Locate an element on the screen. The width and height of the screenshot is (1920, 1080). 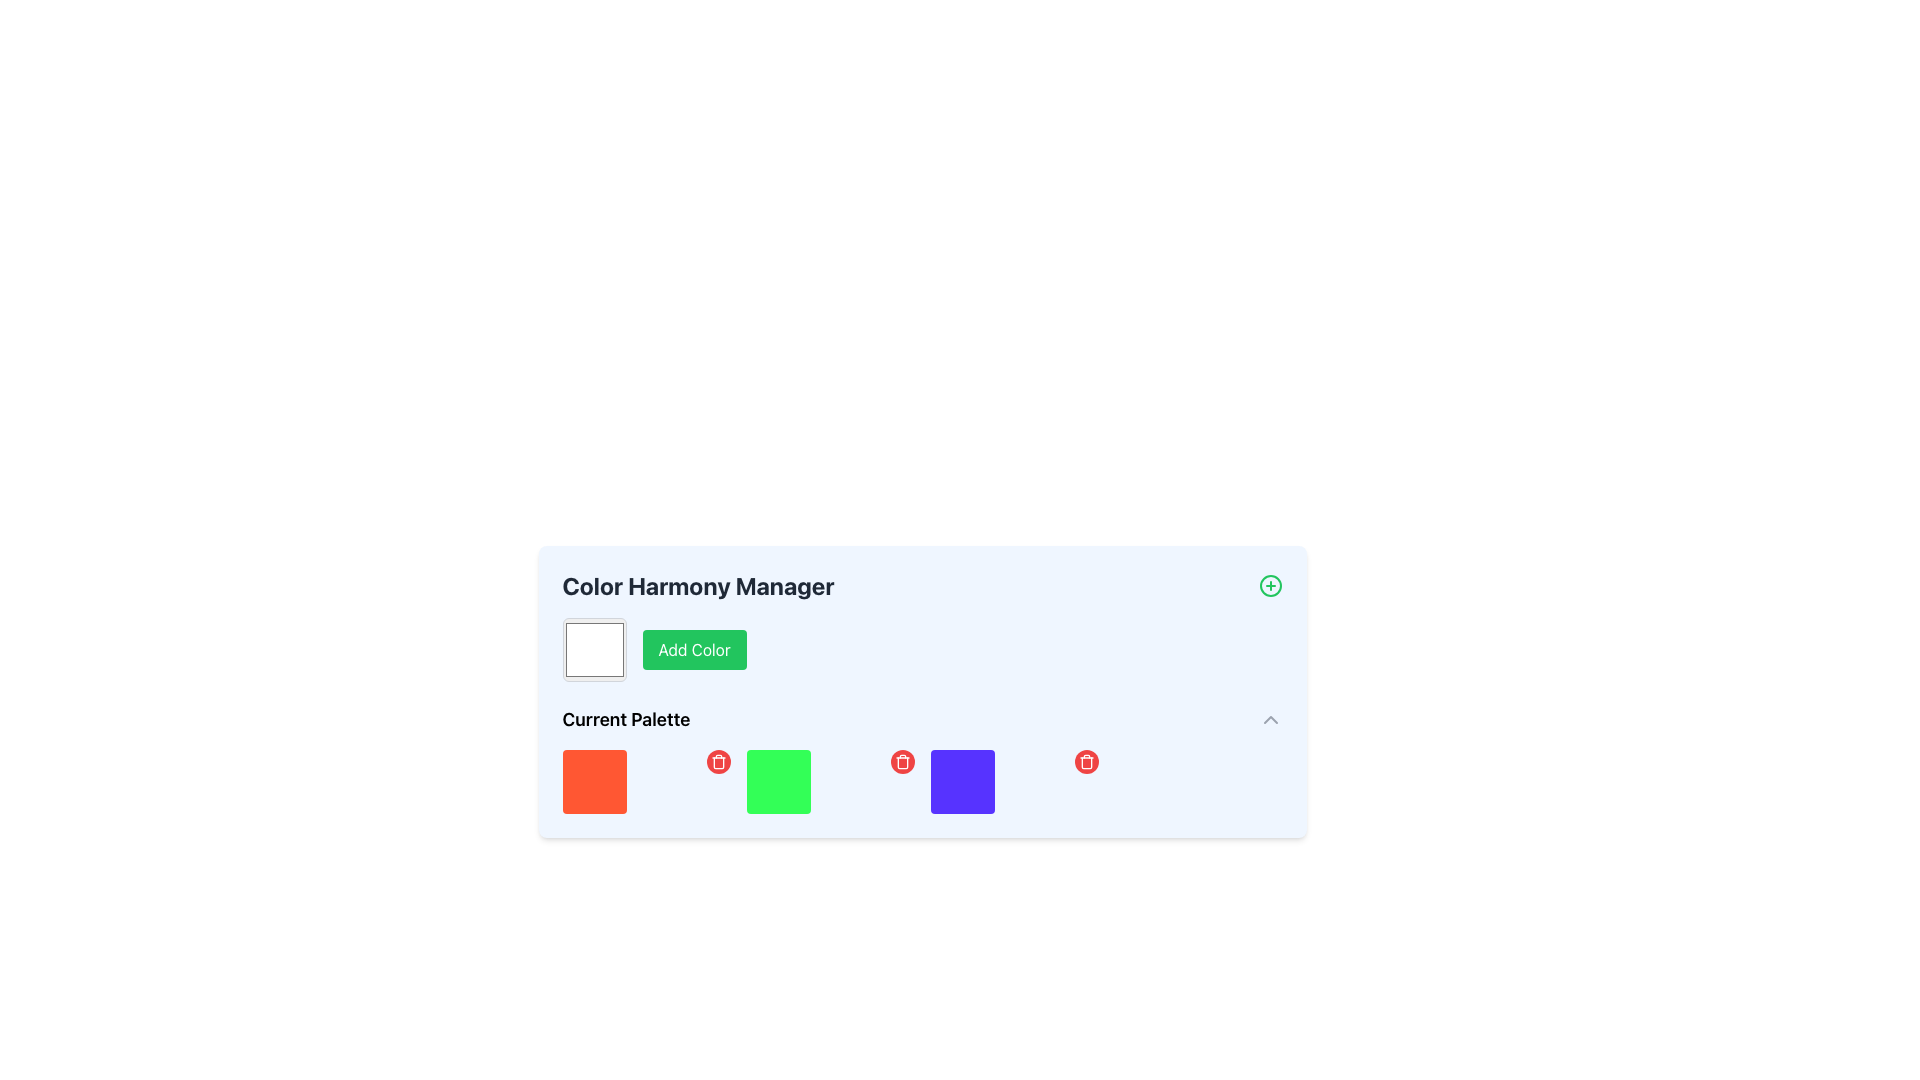
the 'Add Color' button, which is a green button with rounded corners located to the right of the color picker button in the 'Color Harmony Manager' section is located at coordinates (694, 650).